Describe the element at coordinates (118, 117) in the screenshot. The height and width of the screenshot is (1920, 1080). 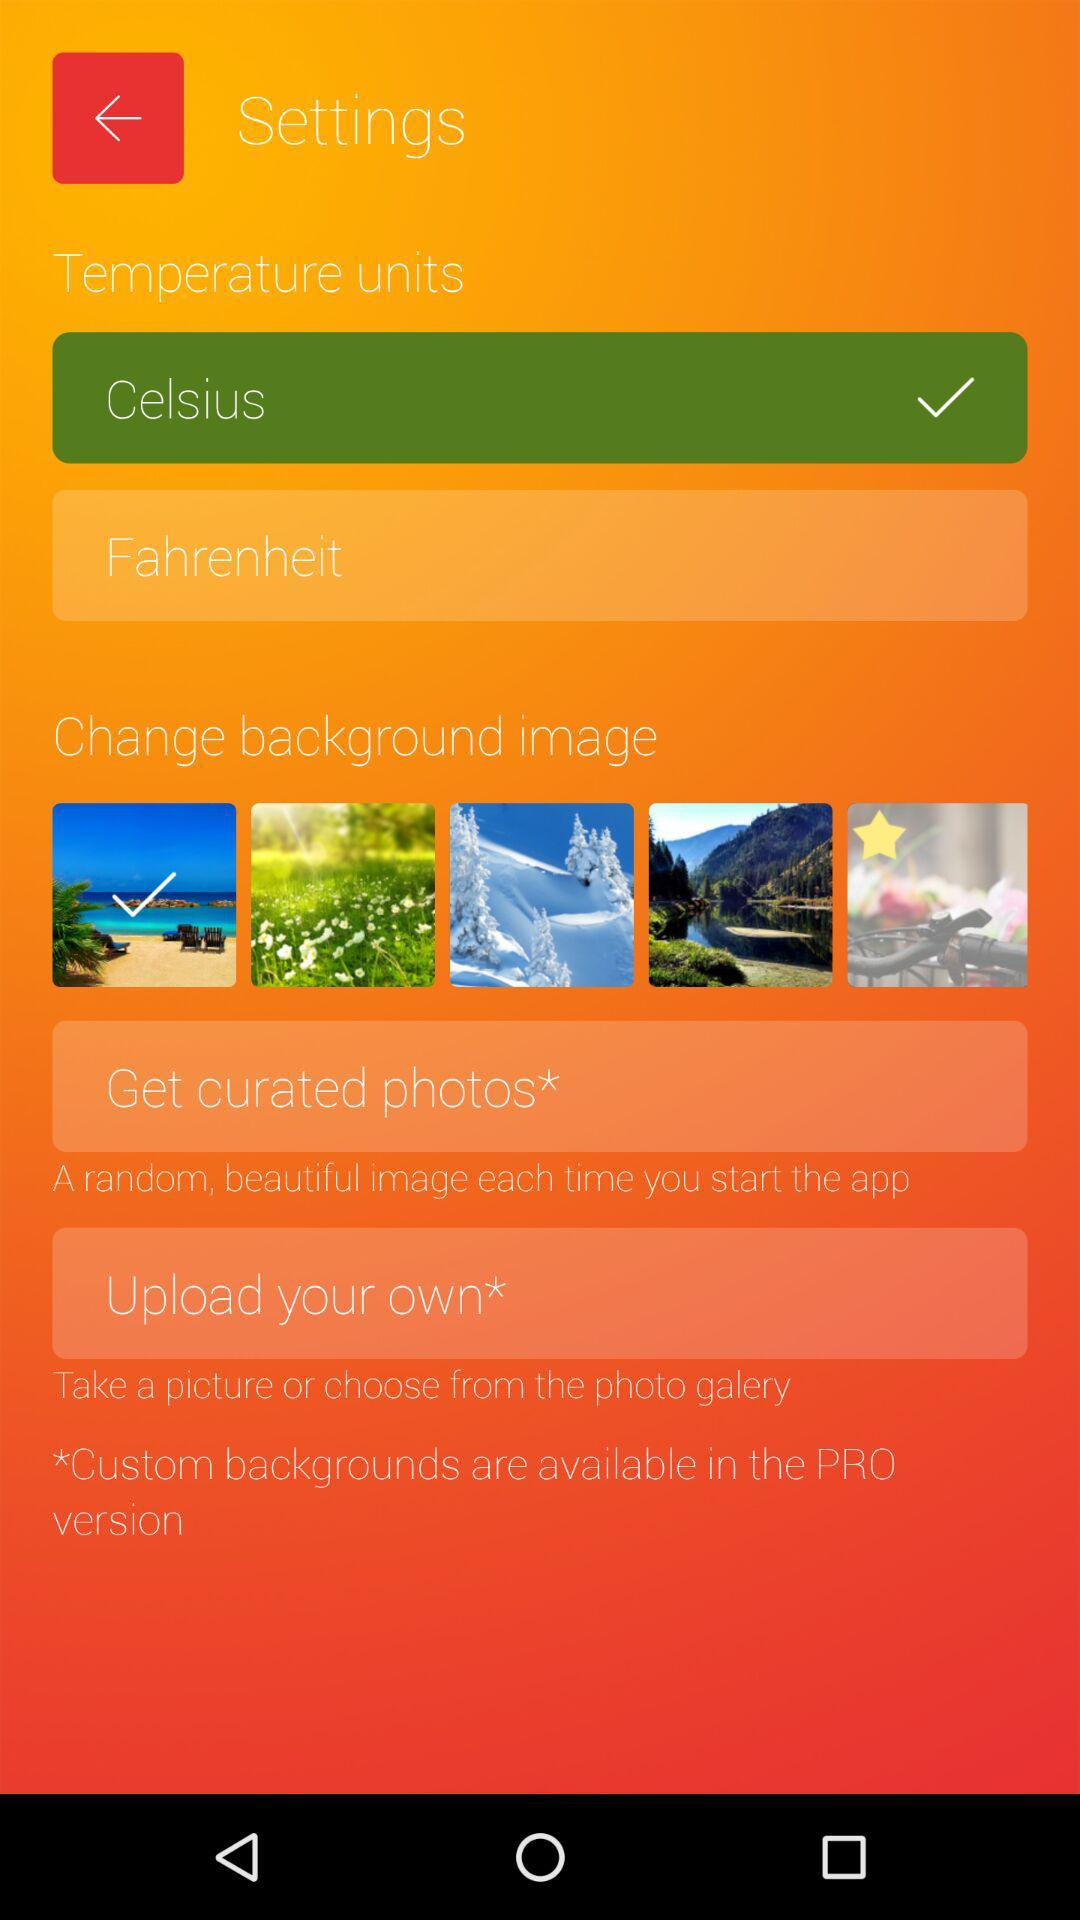
I see `item to the left of the settings icon` at that location.